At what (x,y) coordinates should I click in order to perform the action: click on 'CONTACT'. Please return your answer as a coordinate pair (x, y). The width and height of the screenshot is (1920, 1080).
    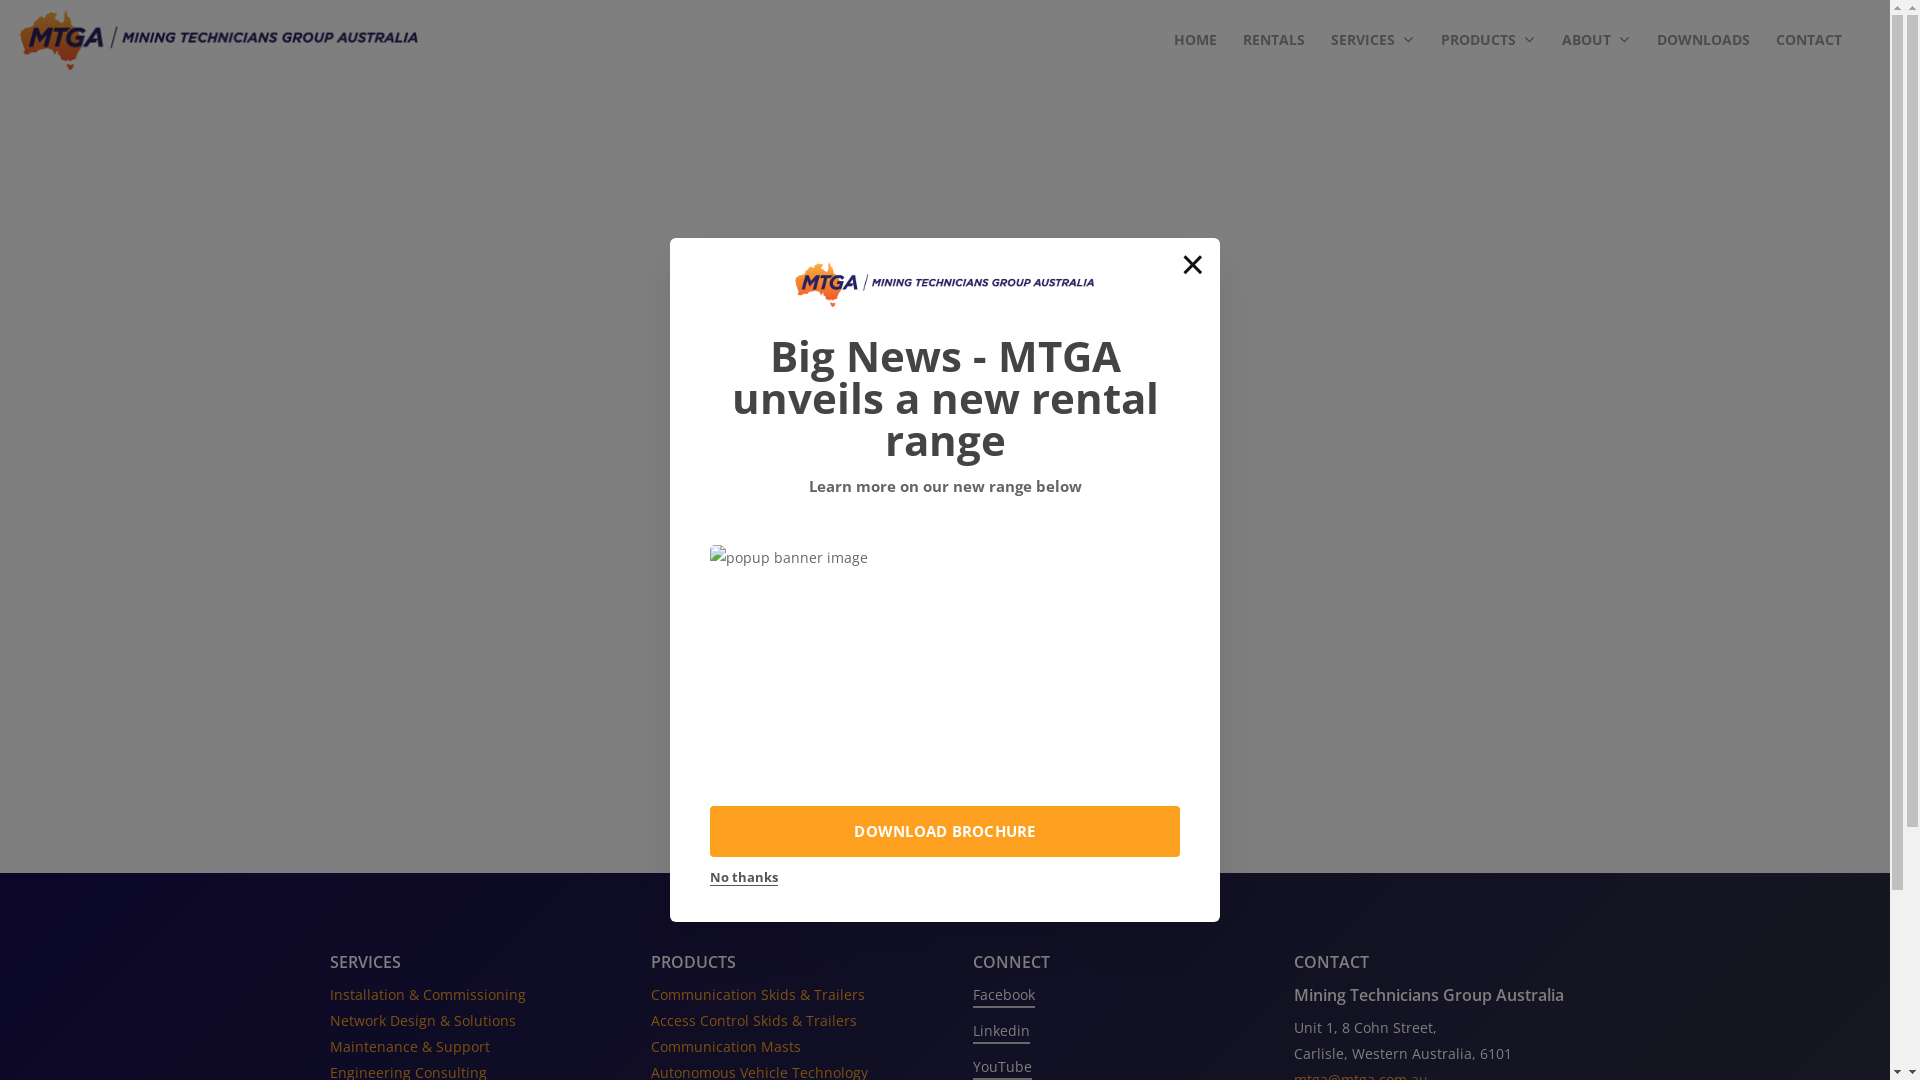
    Looking at the image, I should click on (1809, 39).